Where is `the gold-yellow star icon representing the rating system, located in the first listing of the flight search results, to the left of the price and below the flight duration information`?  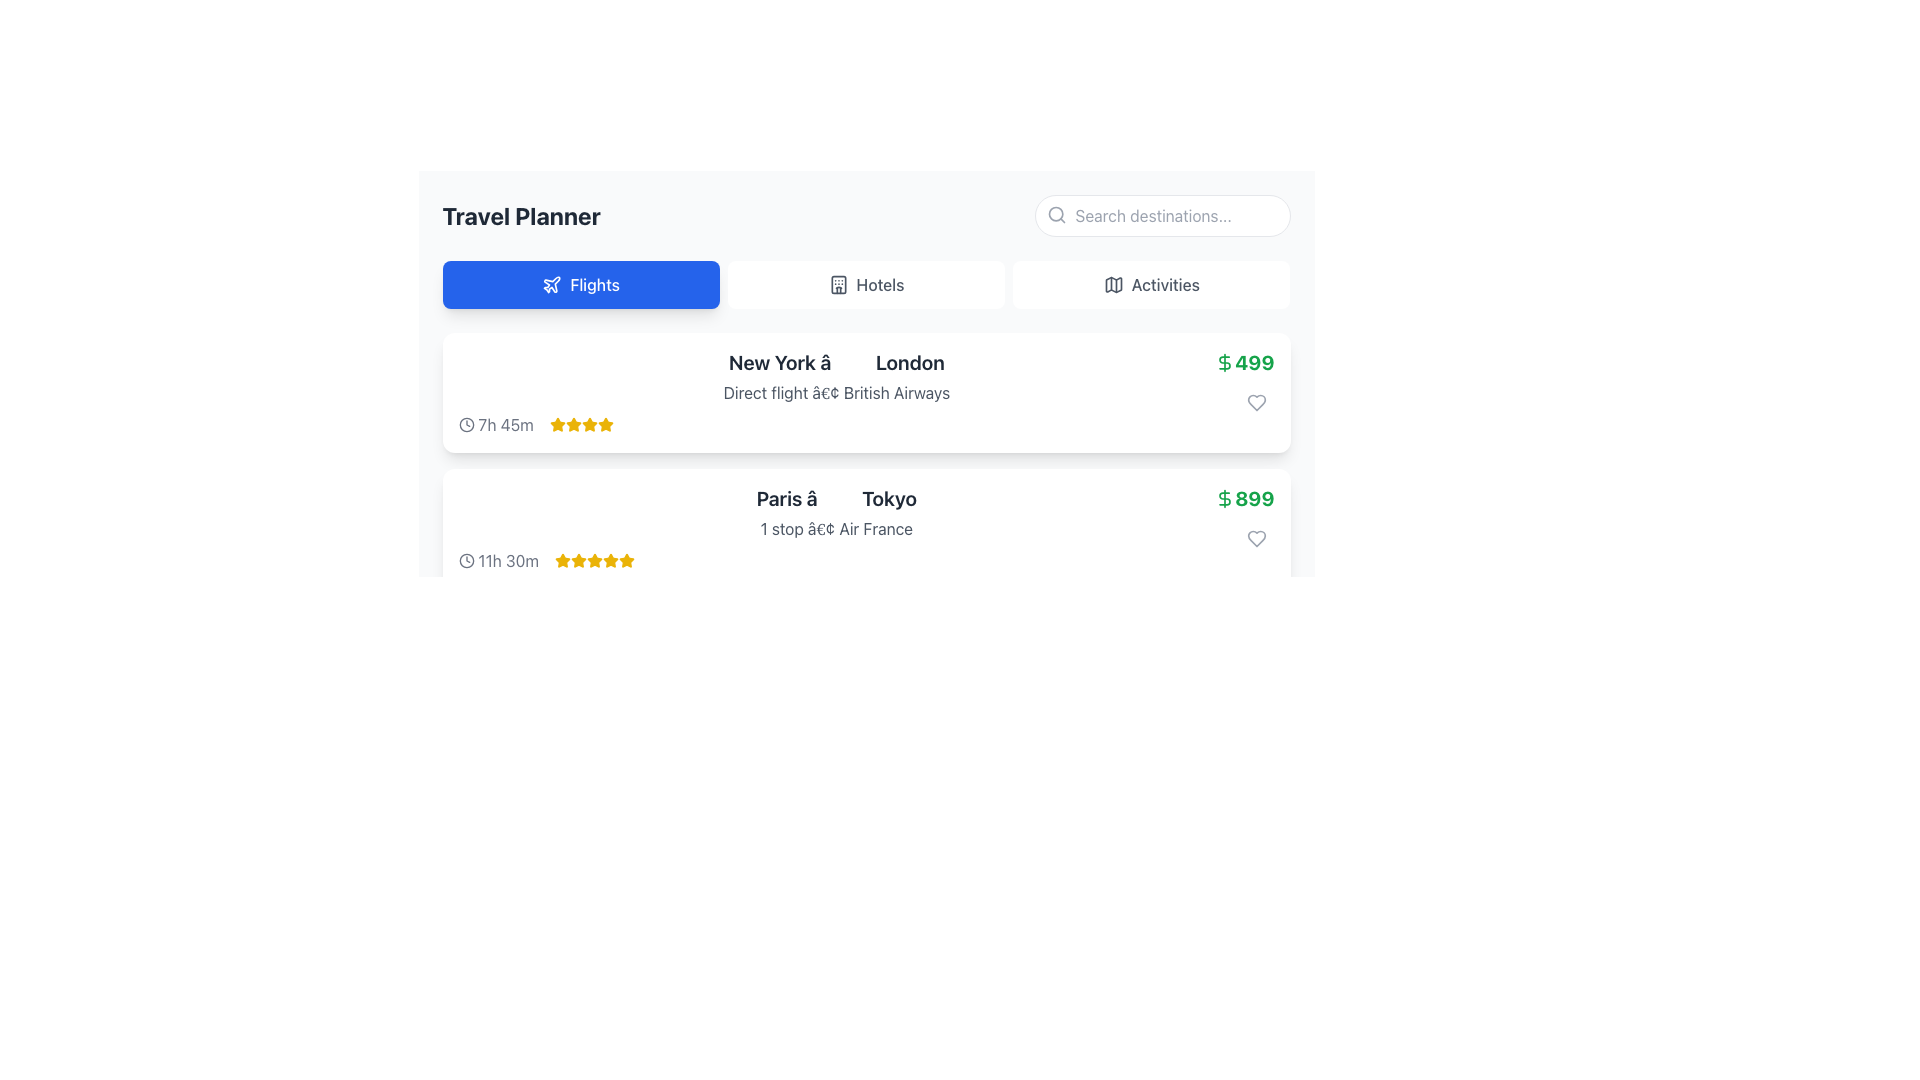 the gold-yellow star icon representing the rating system, located in the first listing of the flight search results, to the left of the price and below the flight duration information is located at coordinates (557, 423).